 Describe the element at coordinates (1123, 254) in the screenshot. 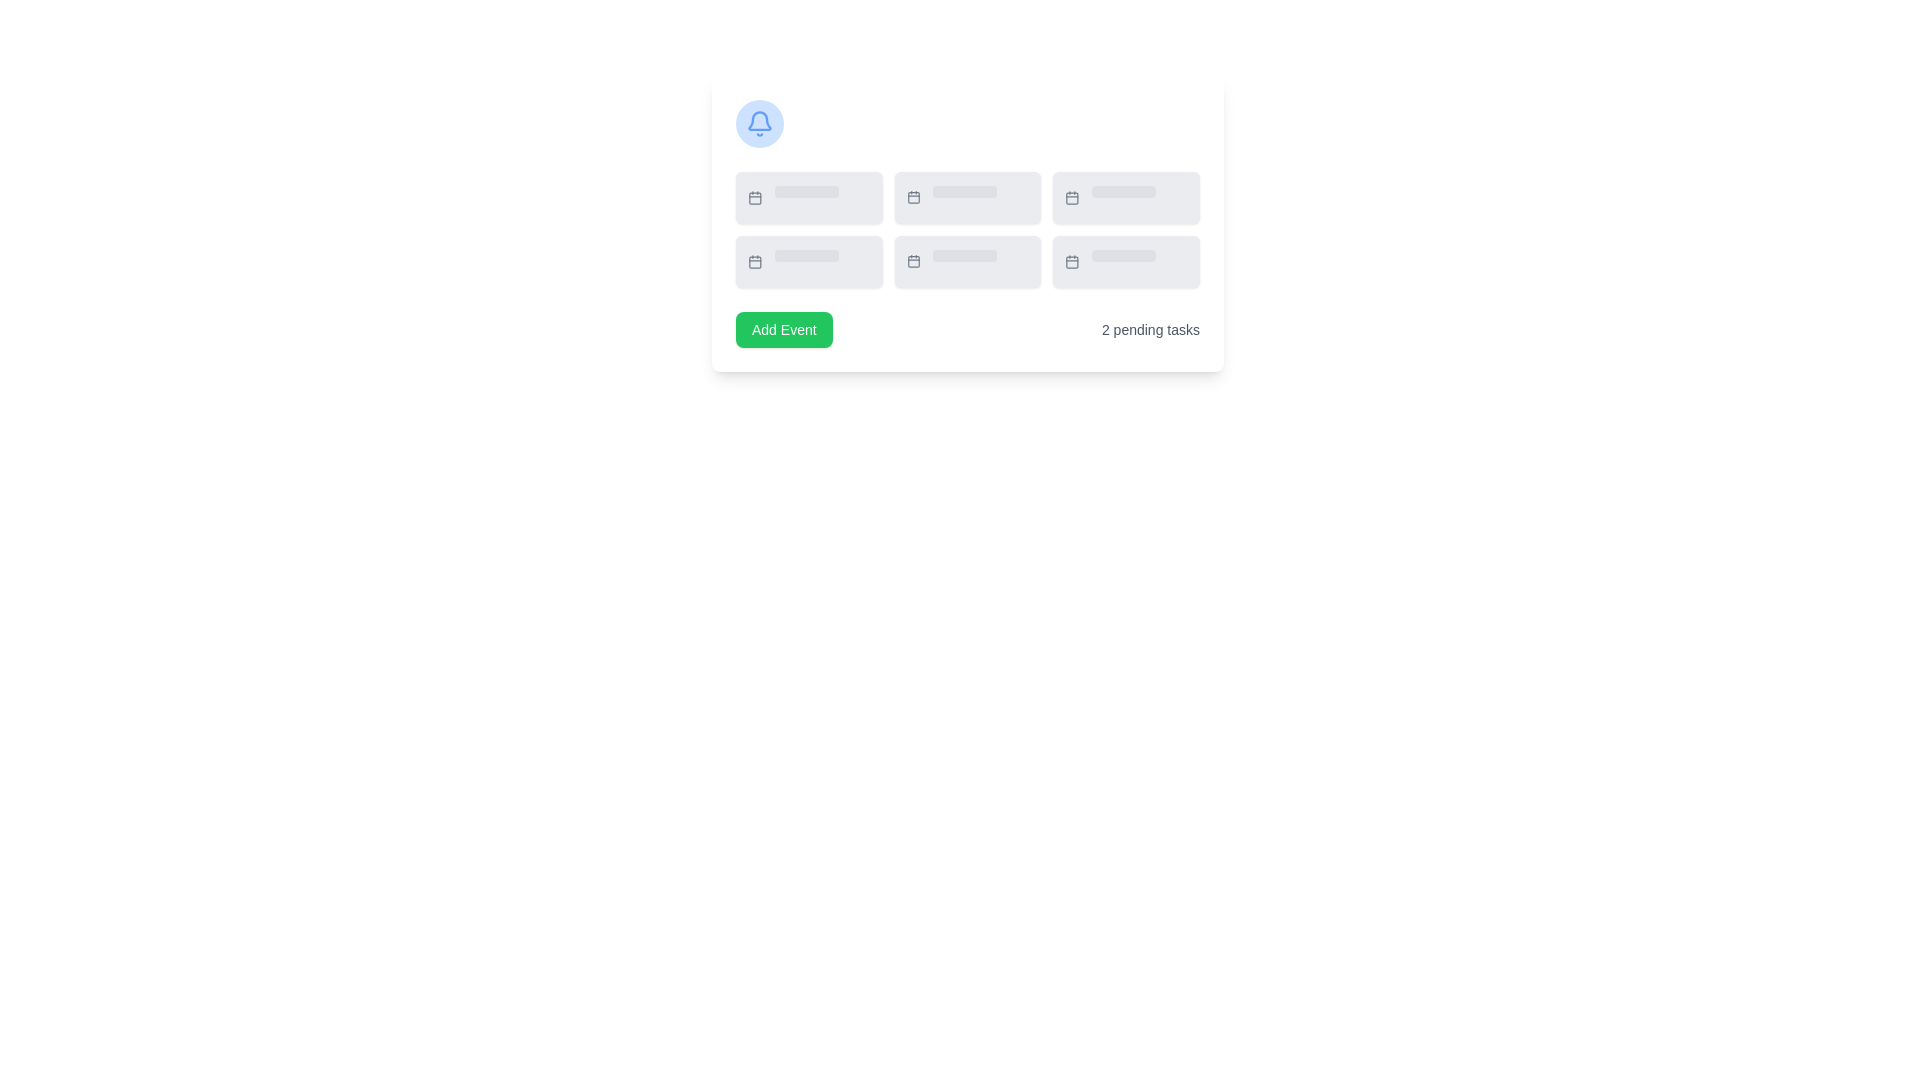

I see `the Loading placeholder bar, which is a rectangular bar with rounded edges, styled with a light gray background and a pulsating animation effect, located in the lower right area of a card-like interface layout` at that location.